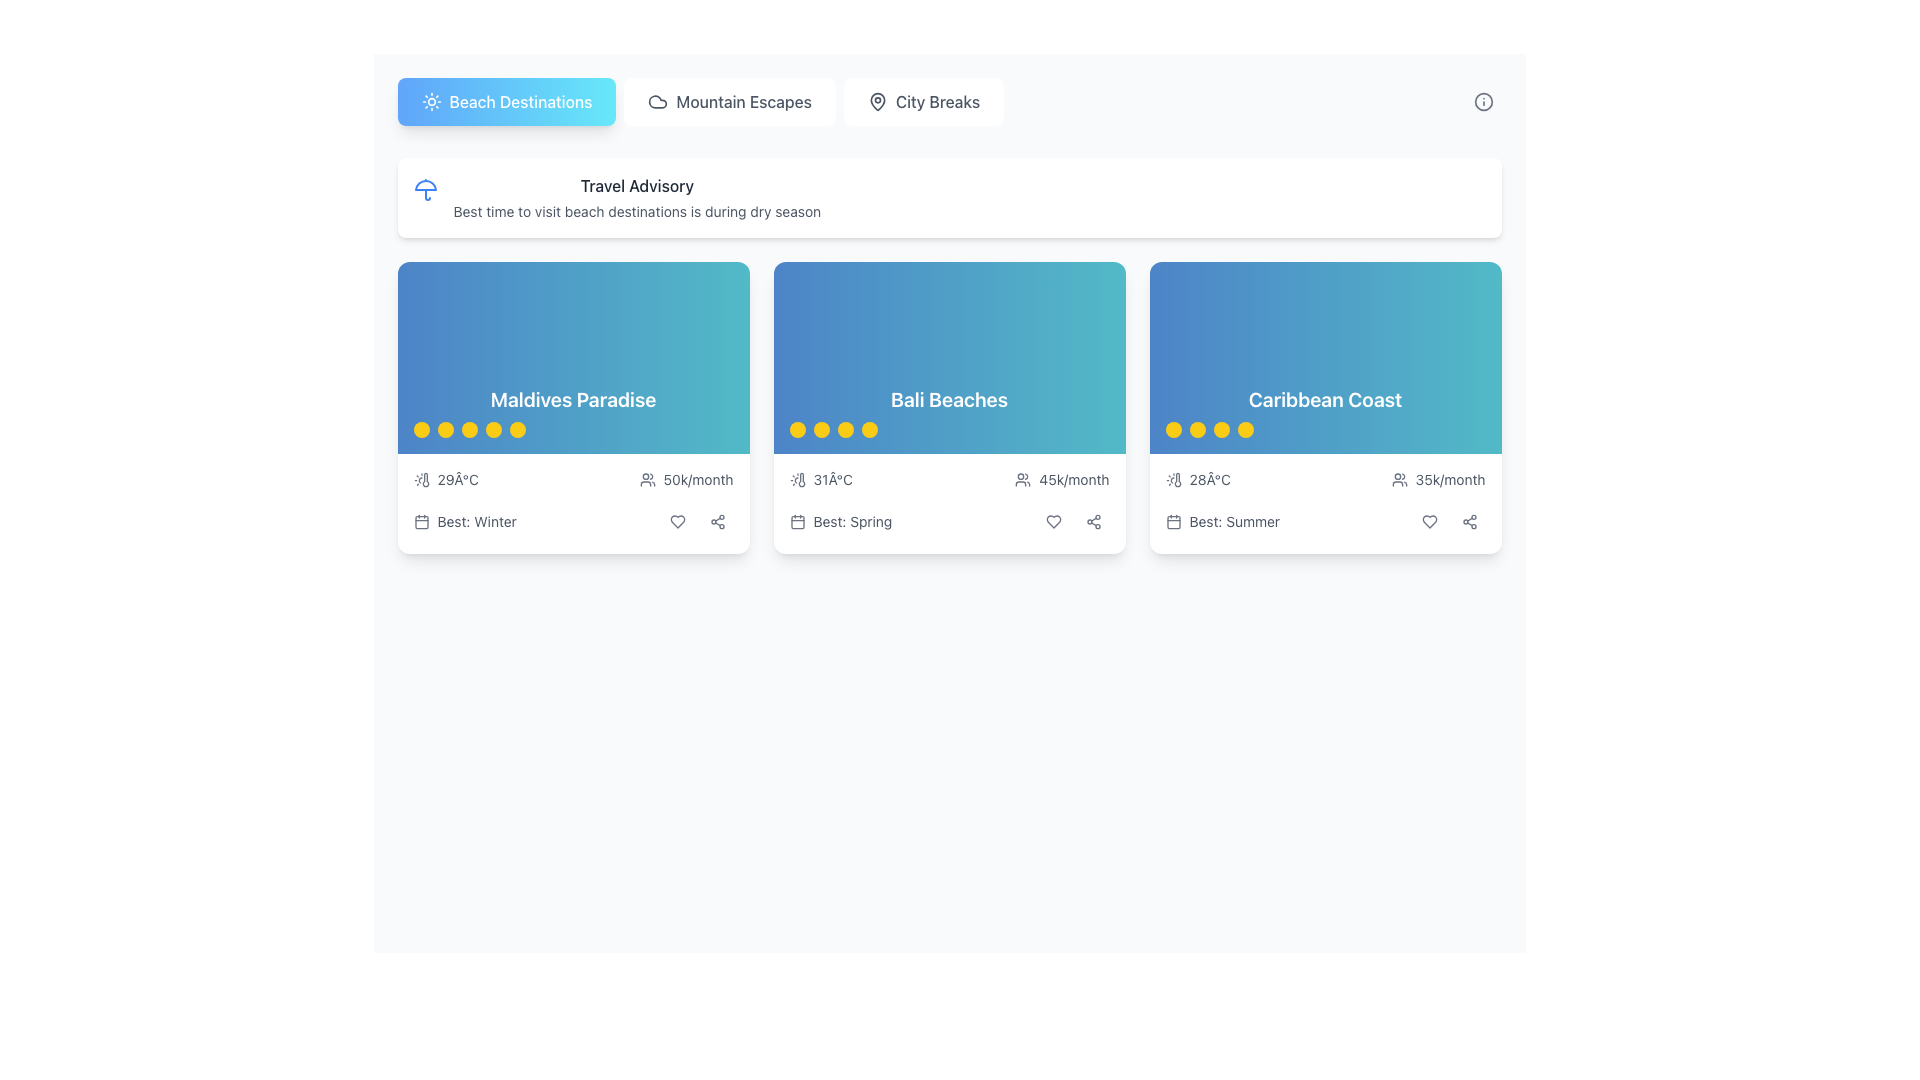 This screenshot has height=1080, width=1920. I want to click on the informational text reading 'Best time to visit beach destinations is during dry season' located directly below the 'Travel Advisory' heading to emphasize it, so click(636, 212).